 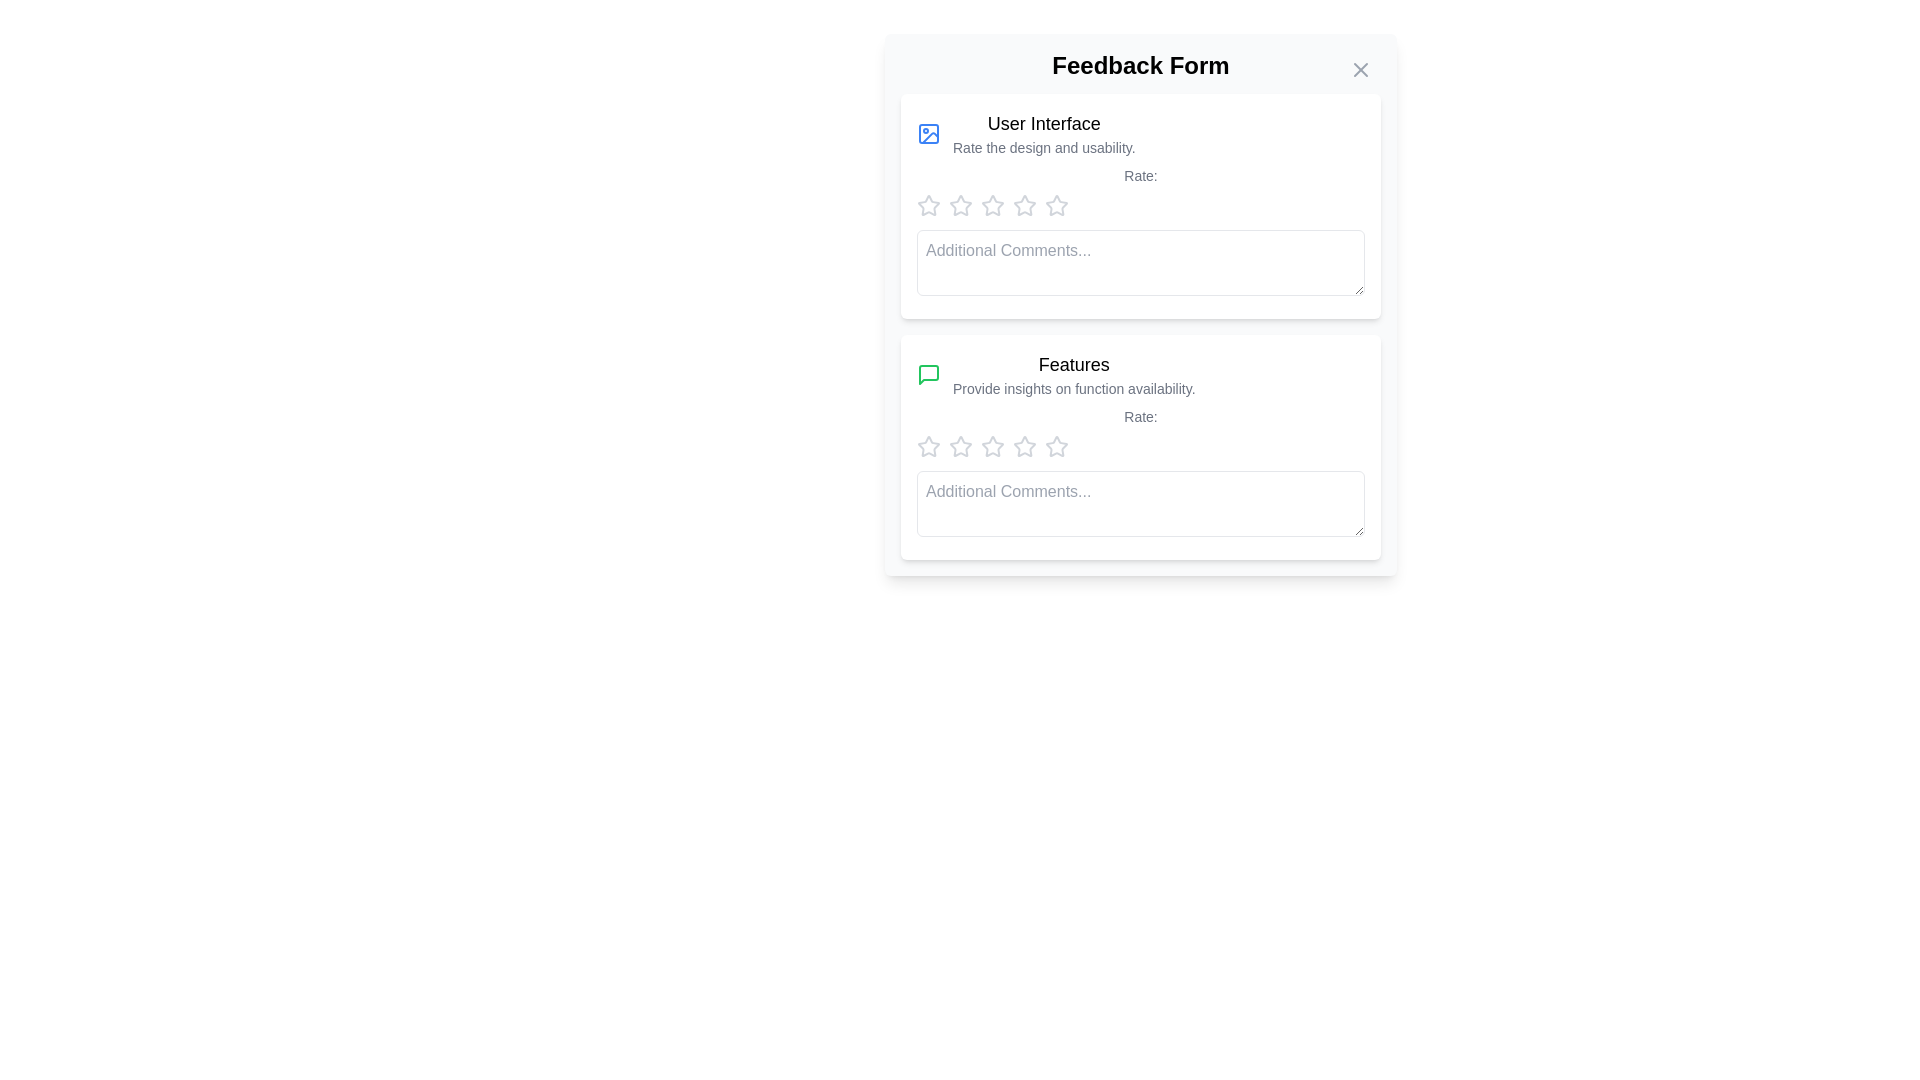 I want to click on the header and description text for the 'User Interface' rating and feedback section, which is located at the top of the section and immediately to the right of a blue icon, so click(x=1043, y=134).